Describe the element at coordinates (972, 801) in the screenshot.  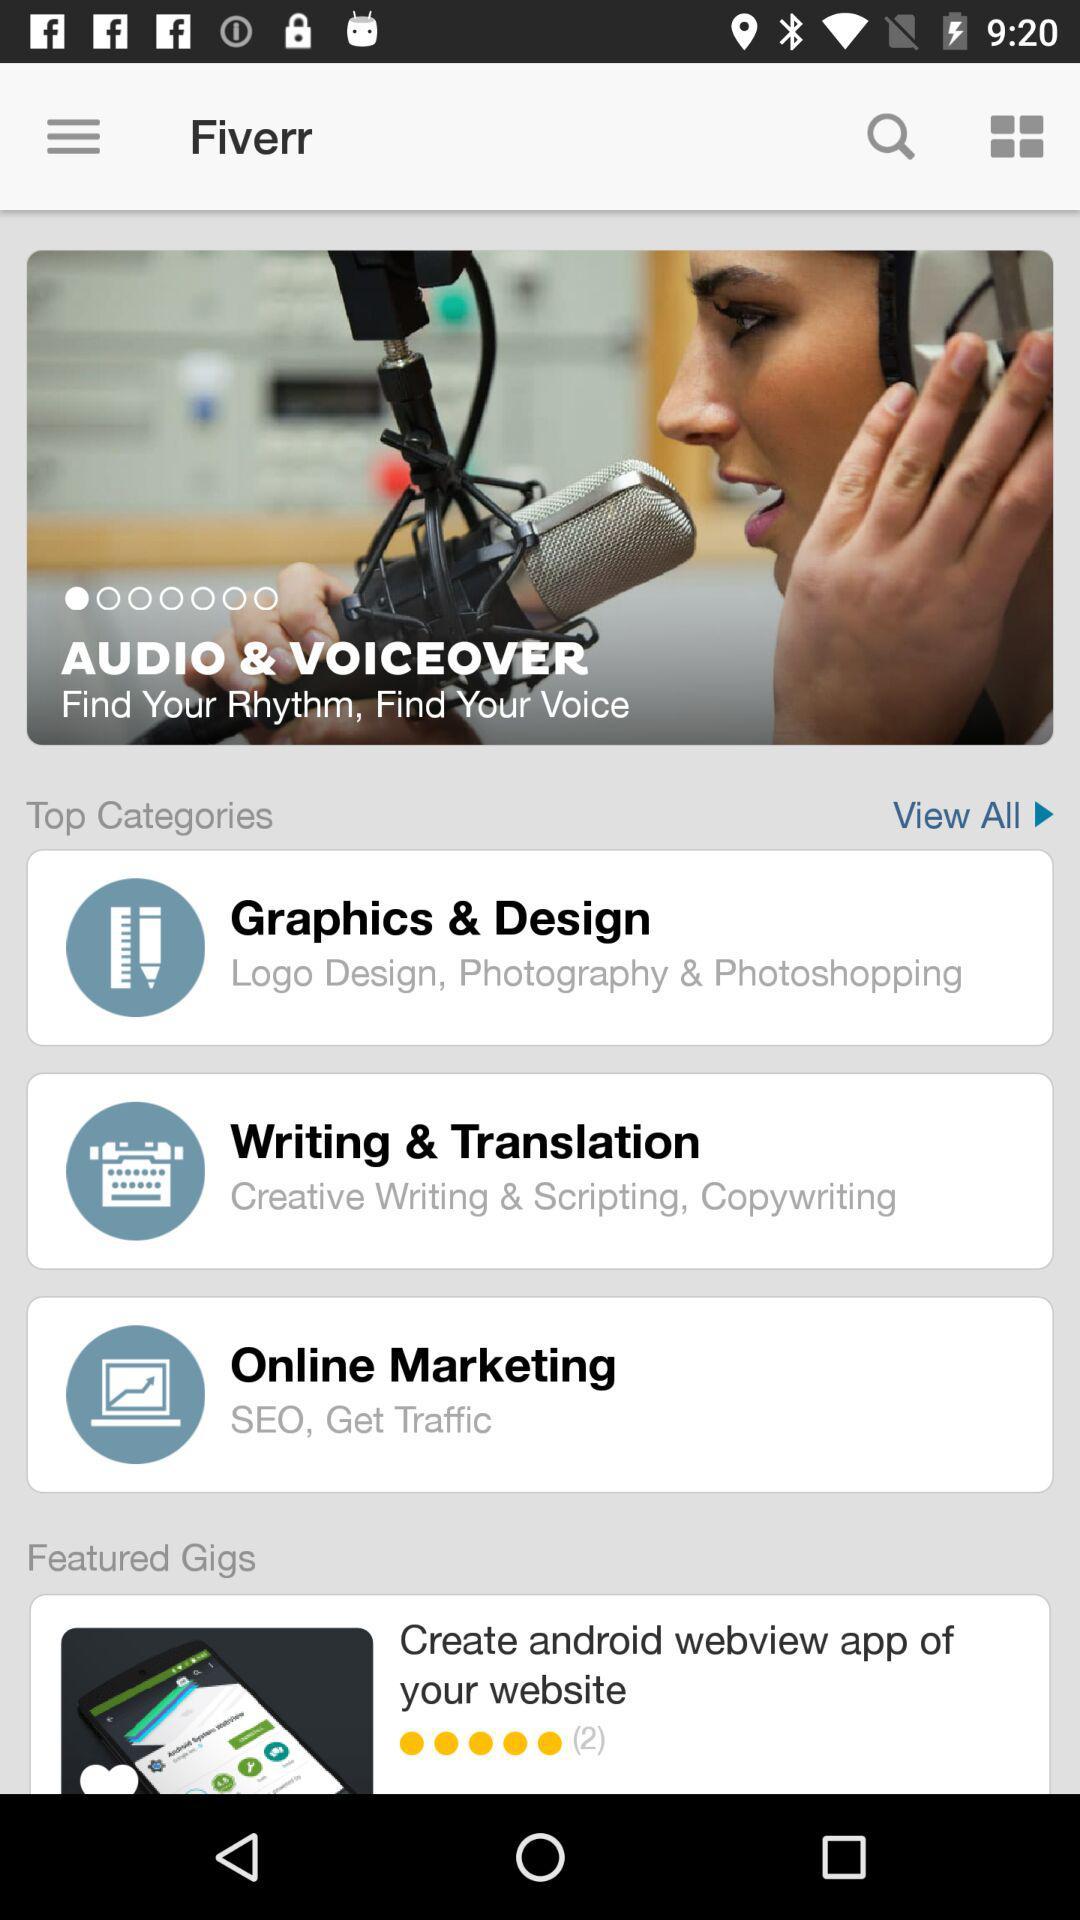
I see `view all on the right` at that location.